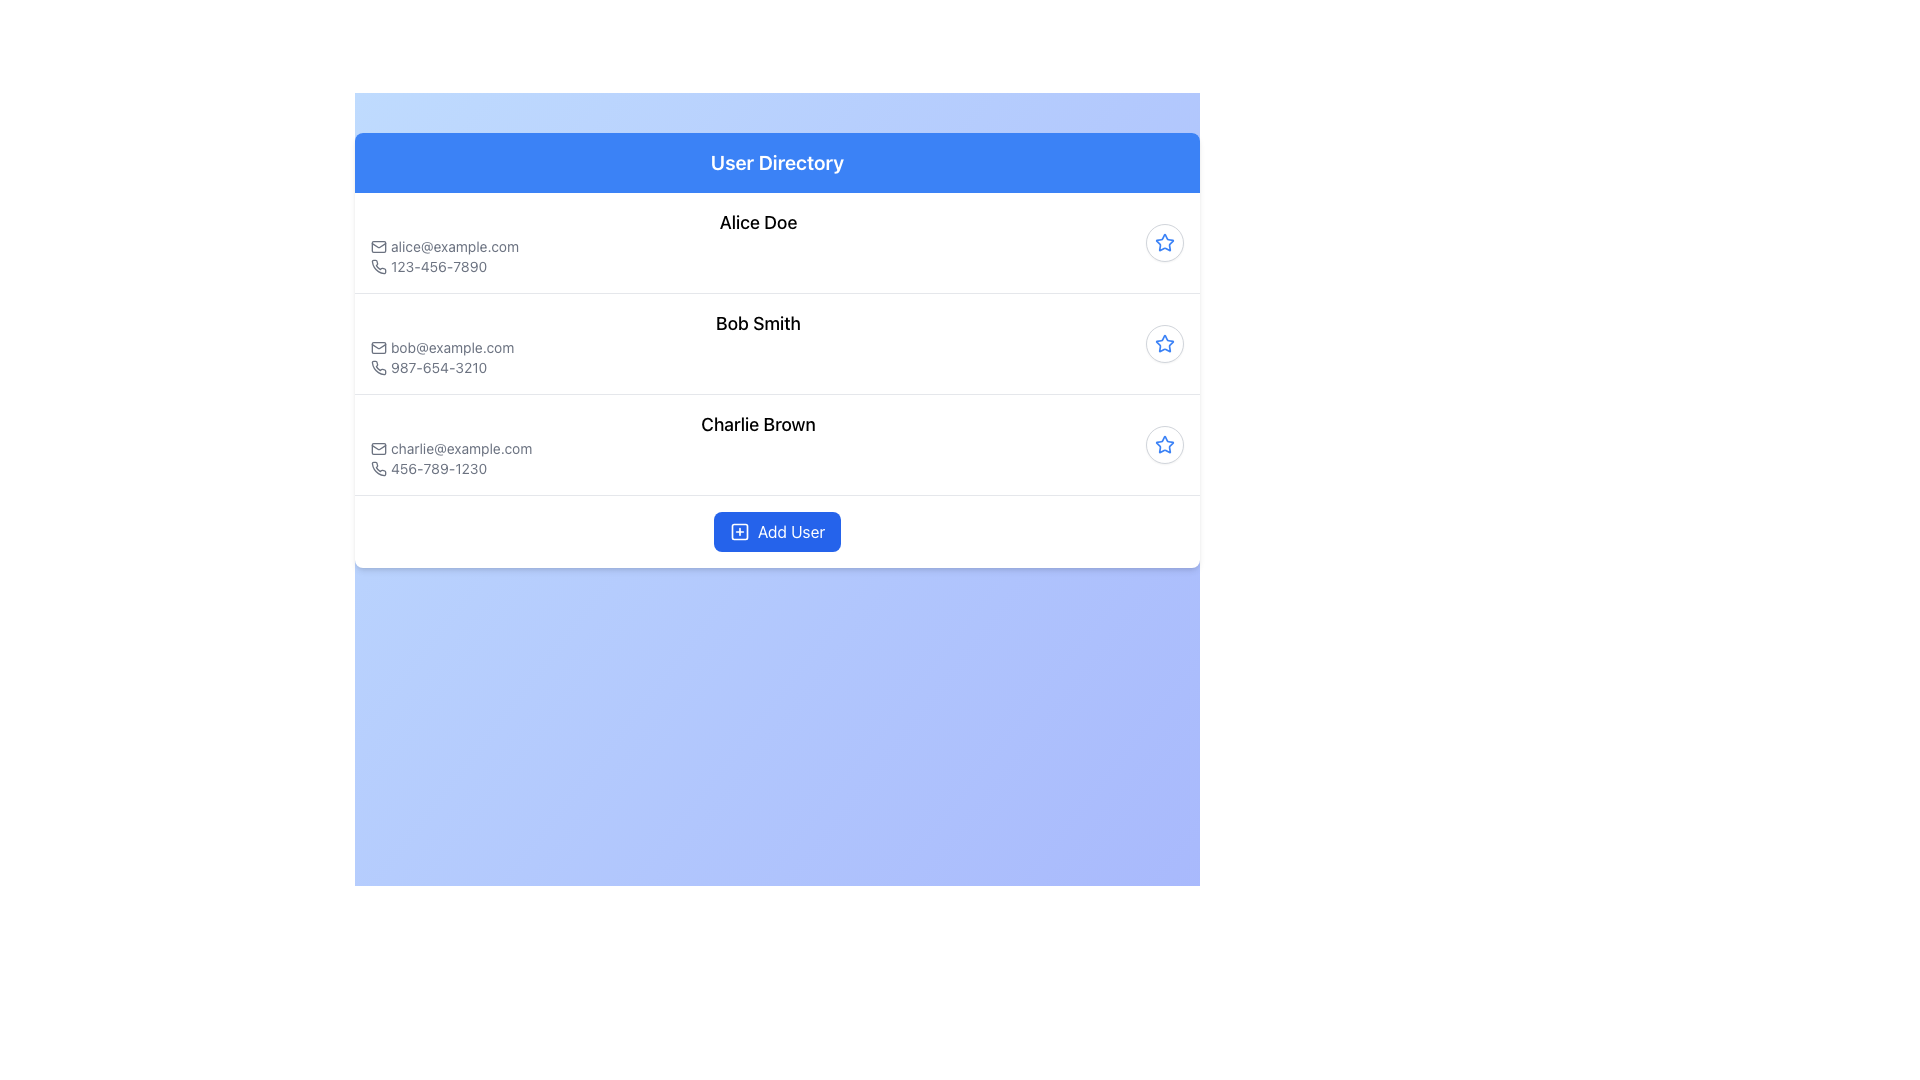  Describe the element at coordinates (776, 161) in the screenshot. I see `the 'User Directory' heading text label, which is styled in bold and located at the top center of the section with a blue background` at that location.